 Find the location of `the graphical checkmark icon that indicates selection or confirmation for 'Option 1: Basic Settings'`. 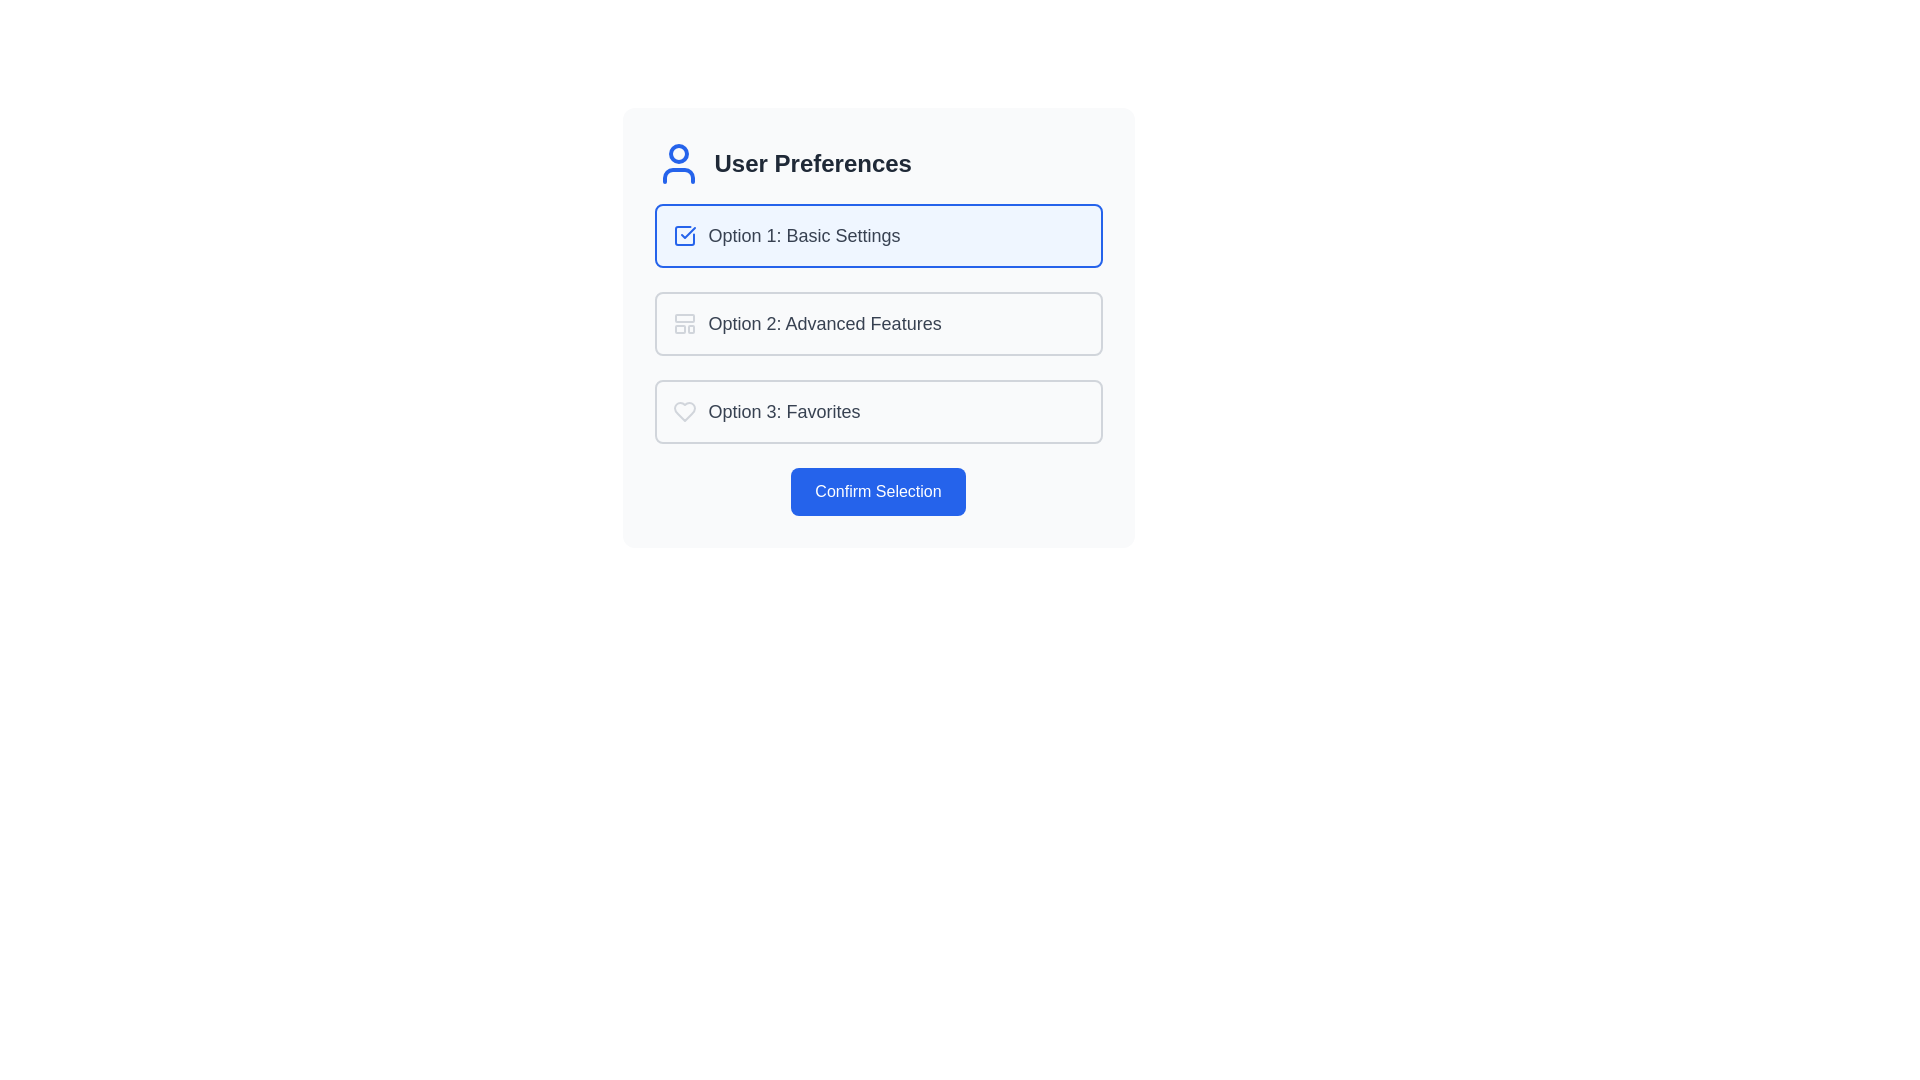

the graphical checkmark icon that indicates selection or confirmation for 'Option 1: Basic Settings' is located at coordinates (687, 231).